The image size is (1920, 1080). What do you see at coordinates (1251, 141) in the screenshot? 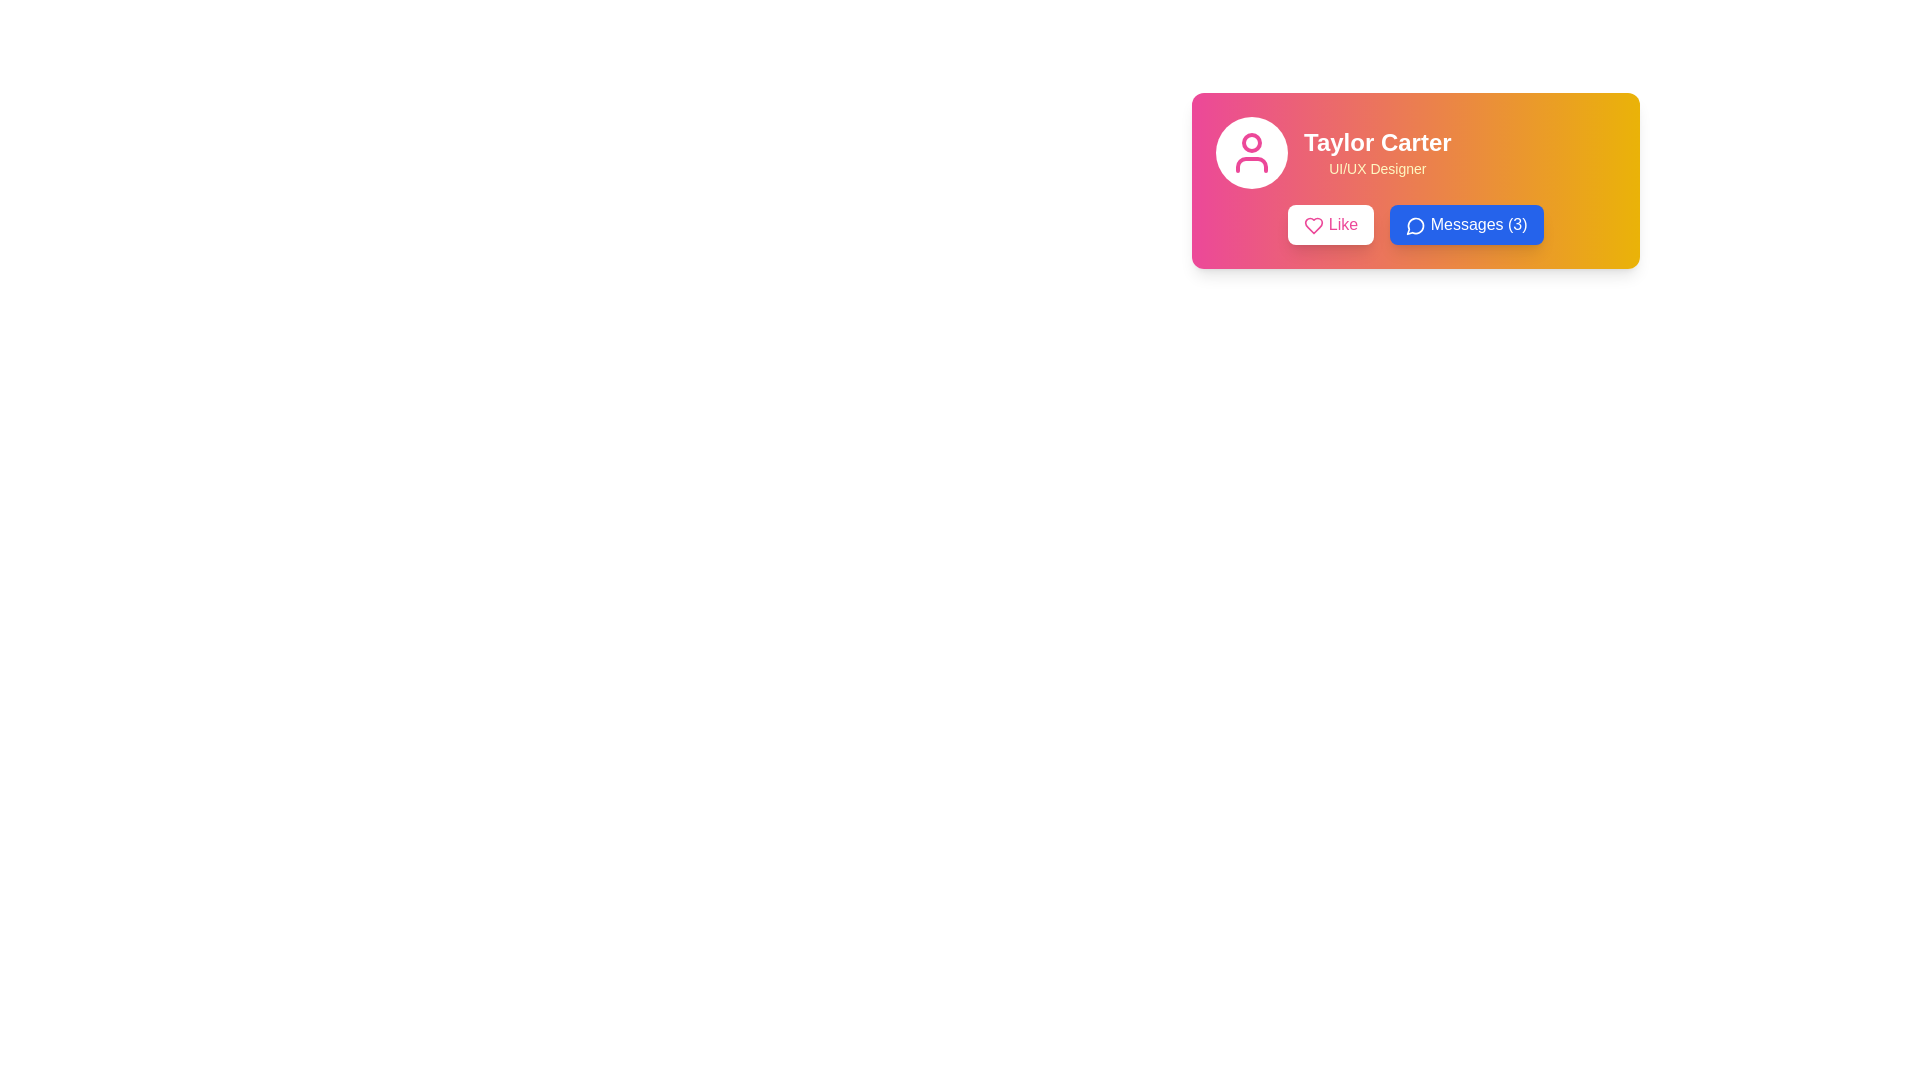
I see `the small circle SVG graphic that serves as a status marker on the profile icon located at the leftmost area of the card` at bounding box center [1251, 141].